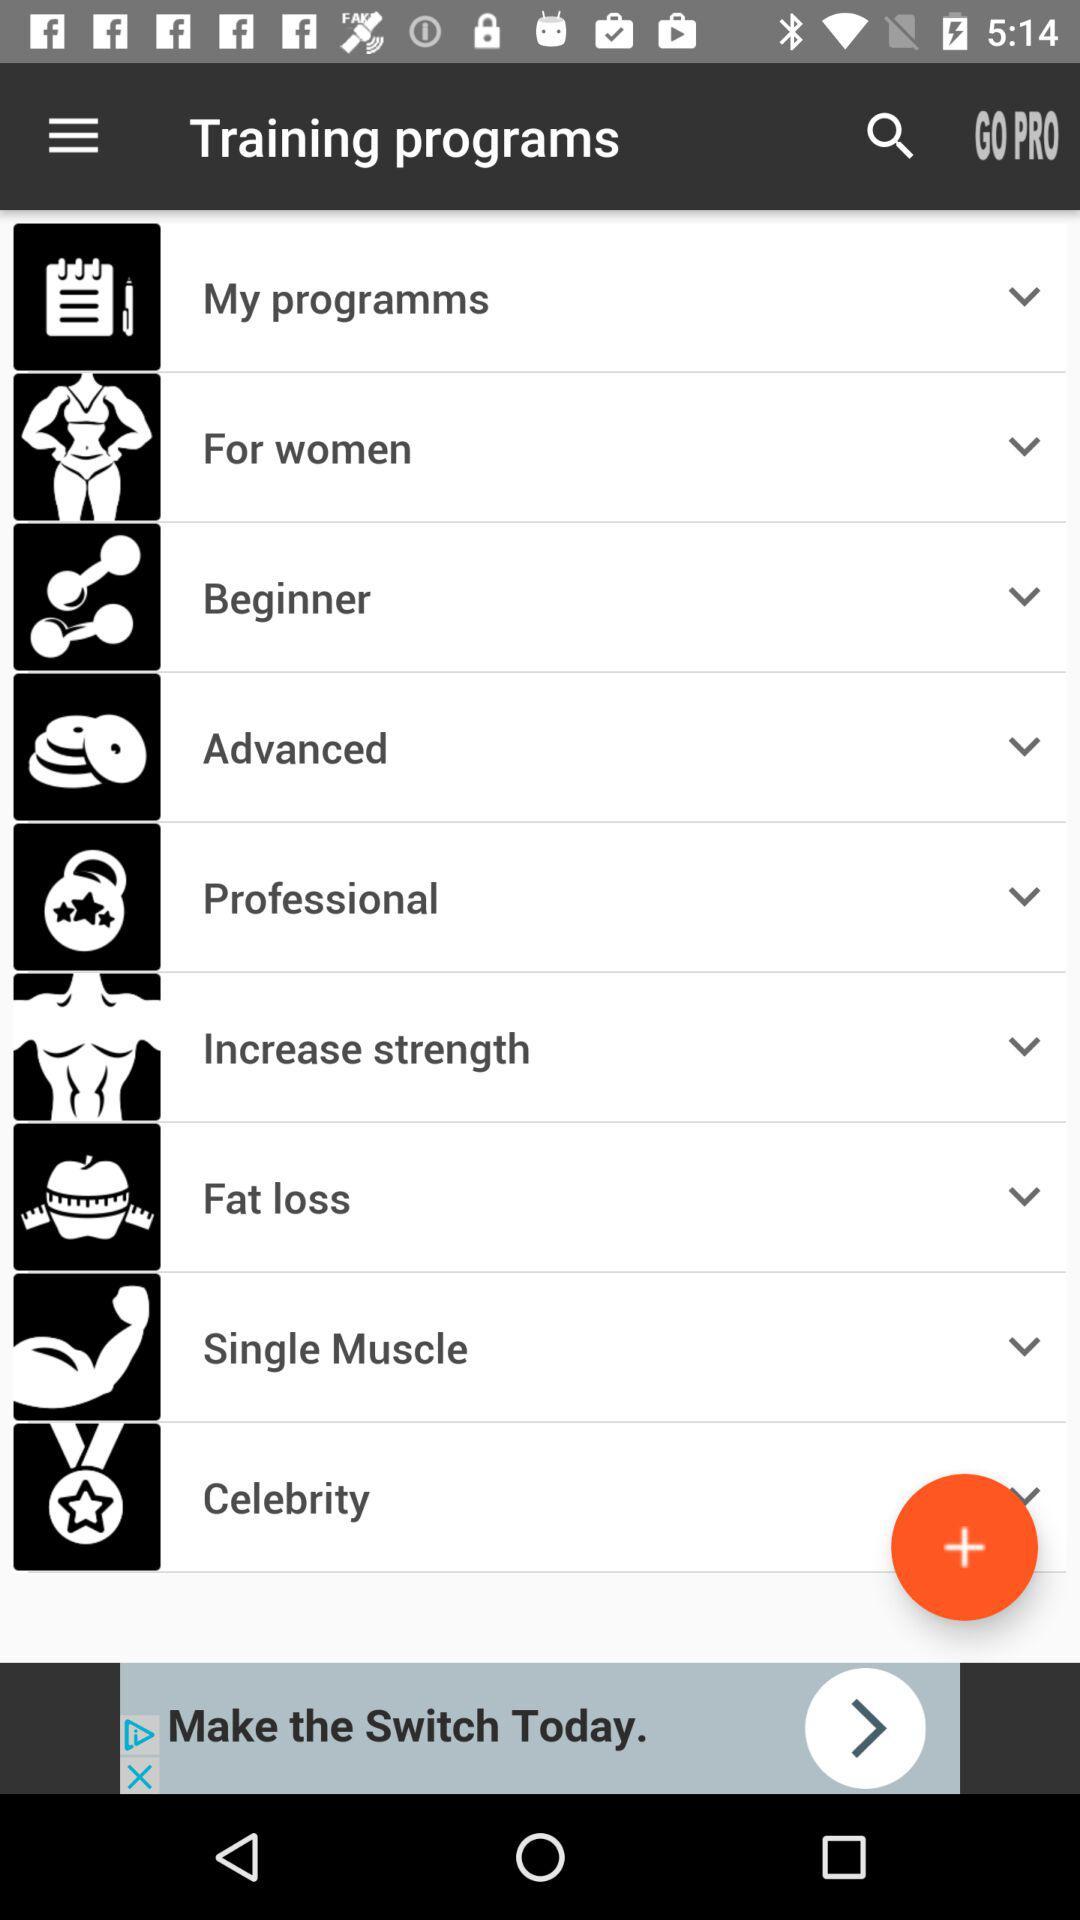  Describe the element at coordinates (540, 1727) in the screenshot. I see `click on advertisement` at that location.